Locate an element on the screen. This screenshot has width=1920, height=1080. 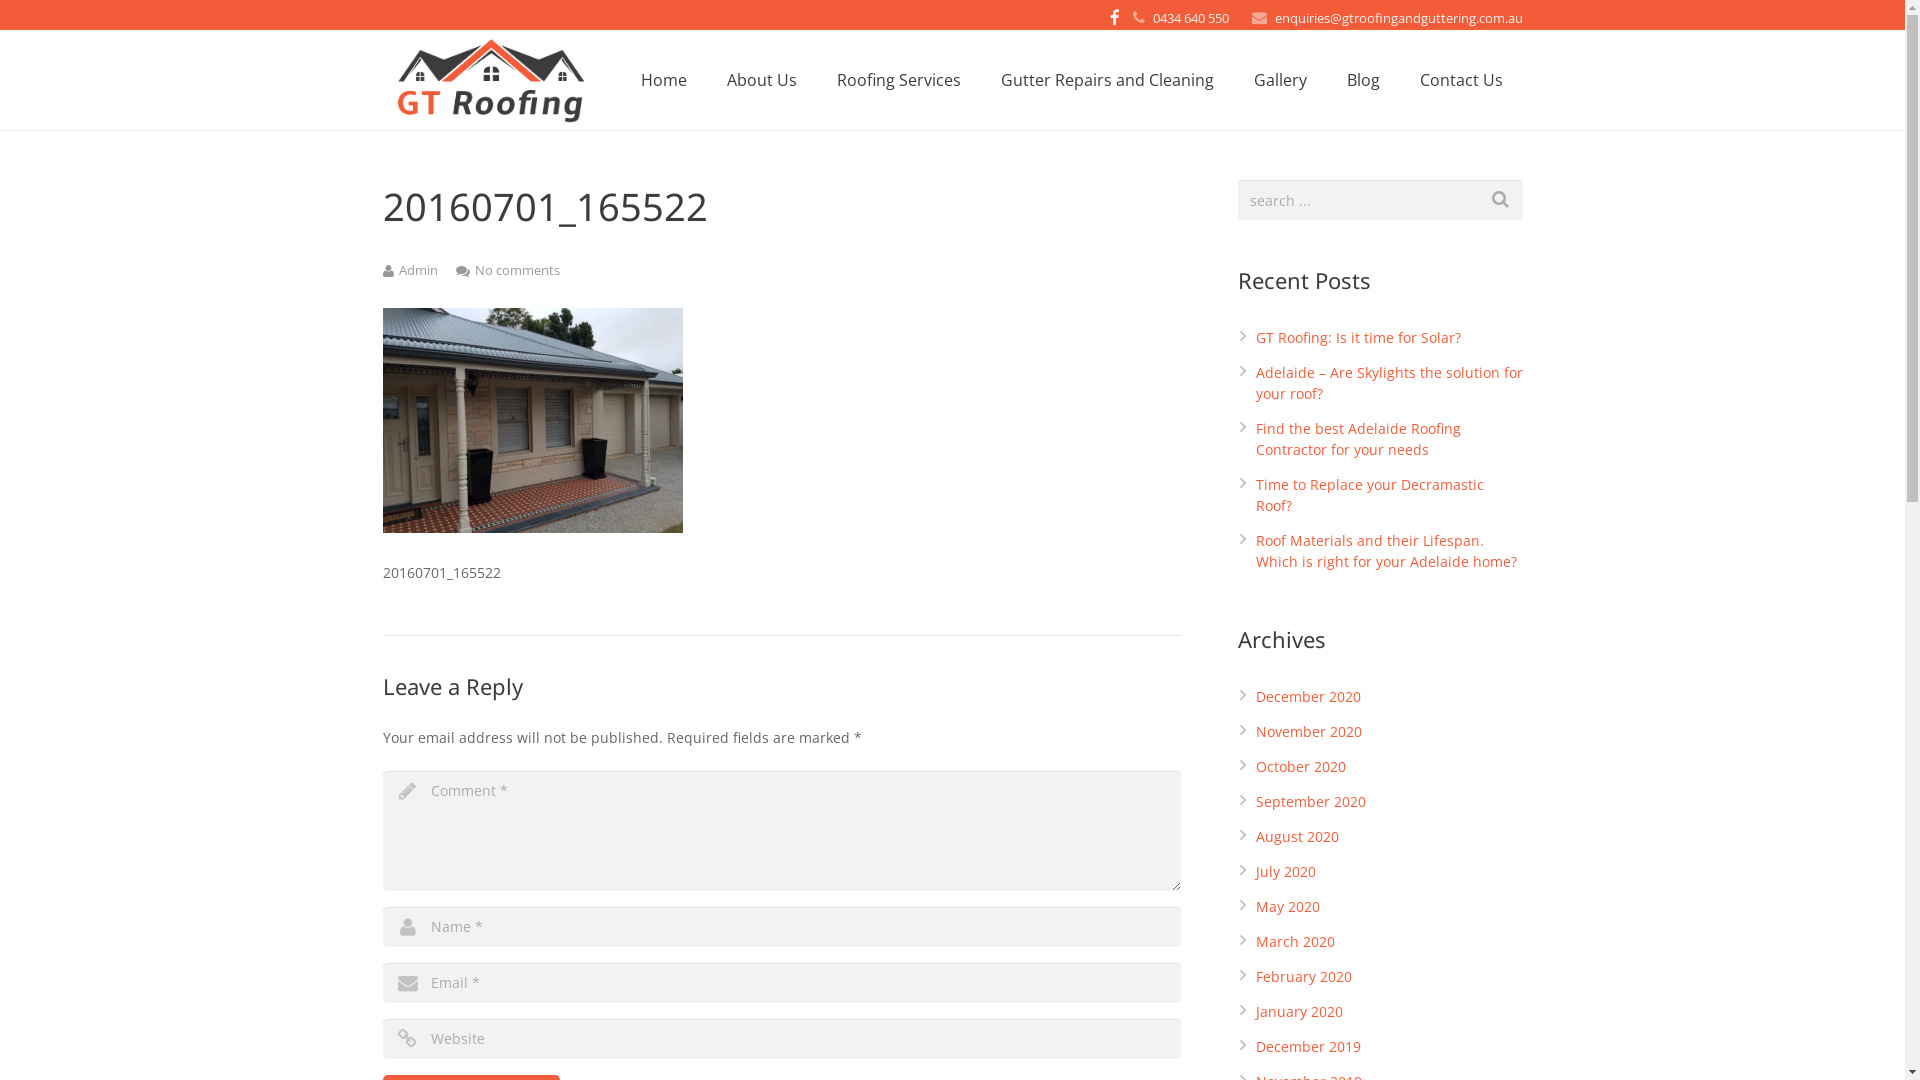
'September 2020' is located at coordinates (1310, 800).